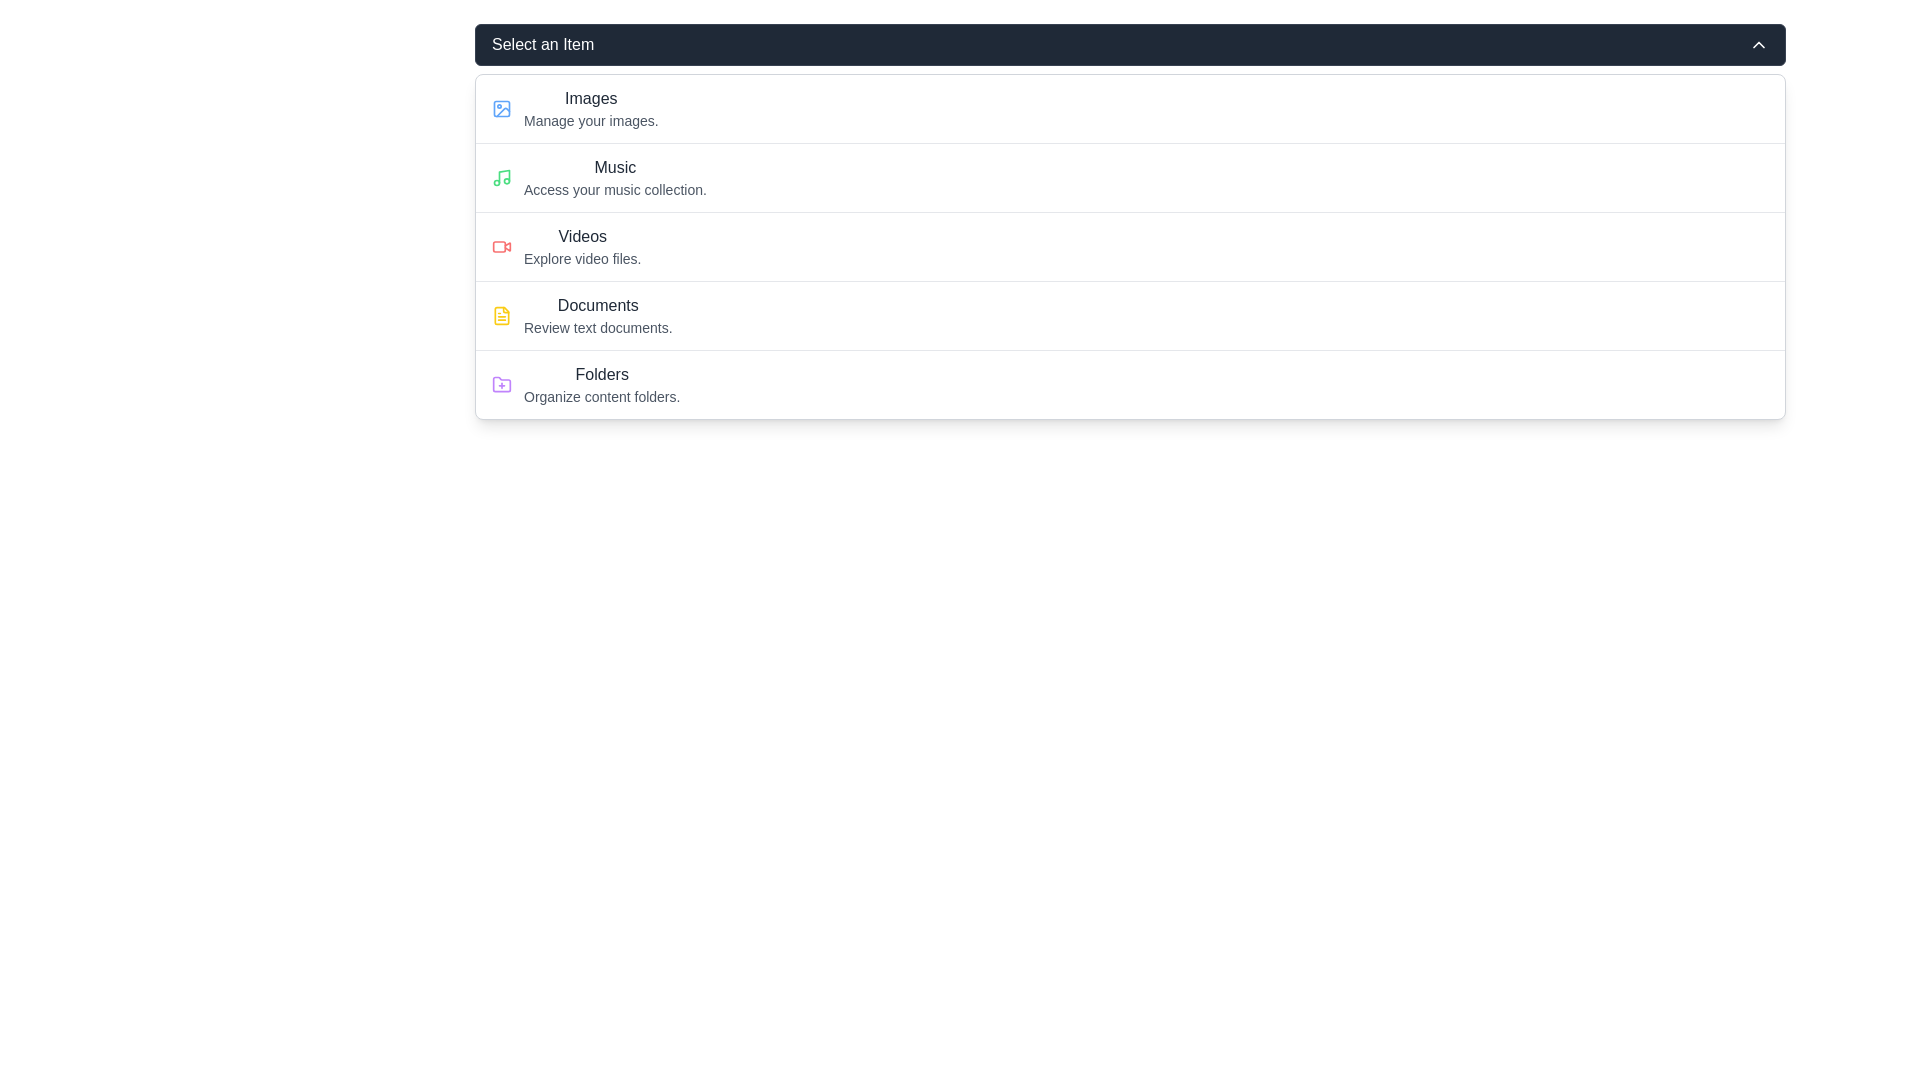  Describe the element at coordinates (590, 120) in the screenshot. I see `the descriptive text element that reads 'Manage your images.' located beneath the bold 'Images' header in the dropdown menu` at that location.